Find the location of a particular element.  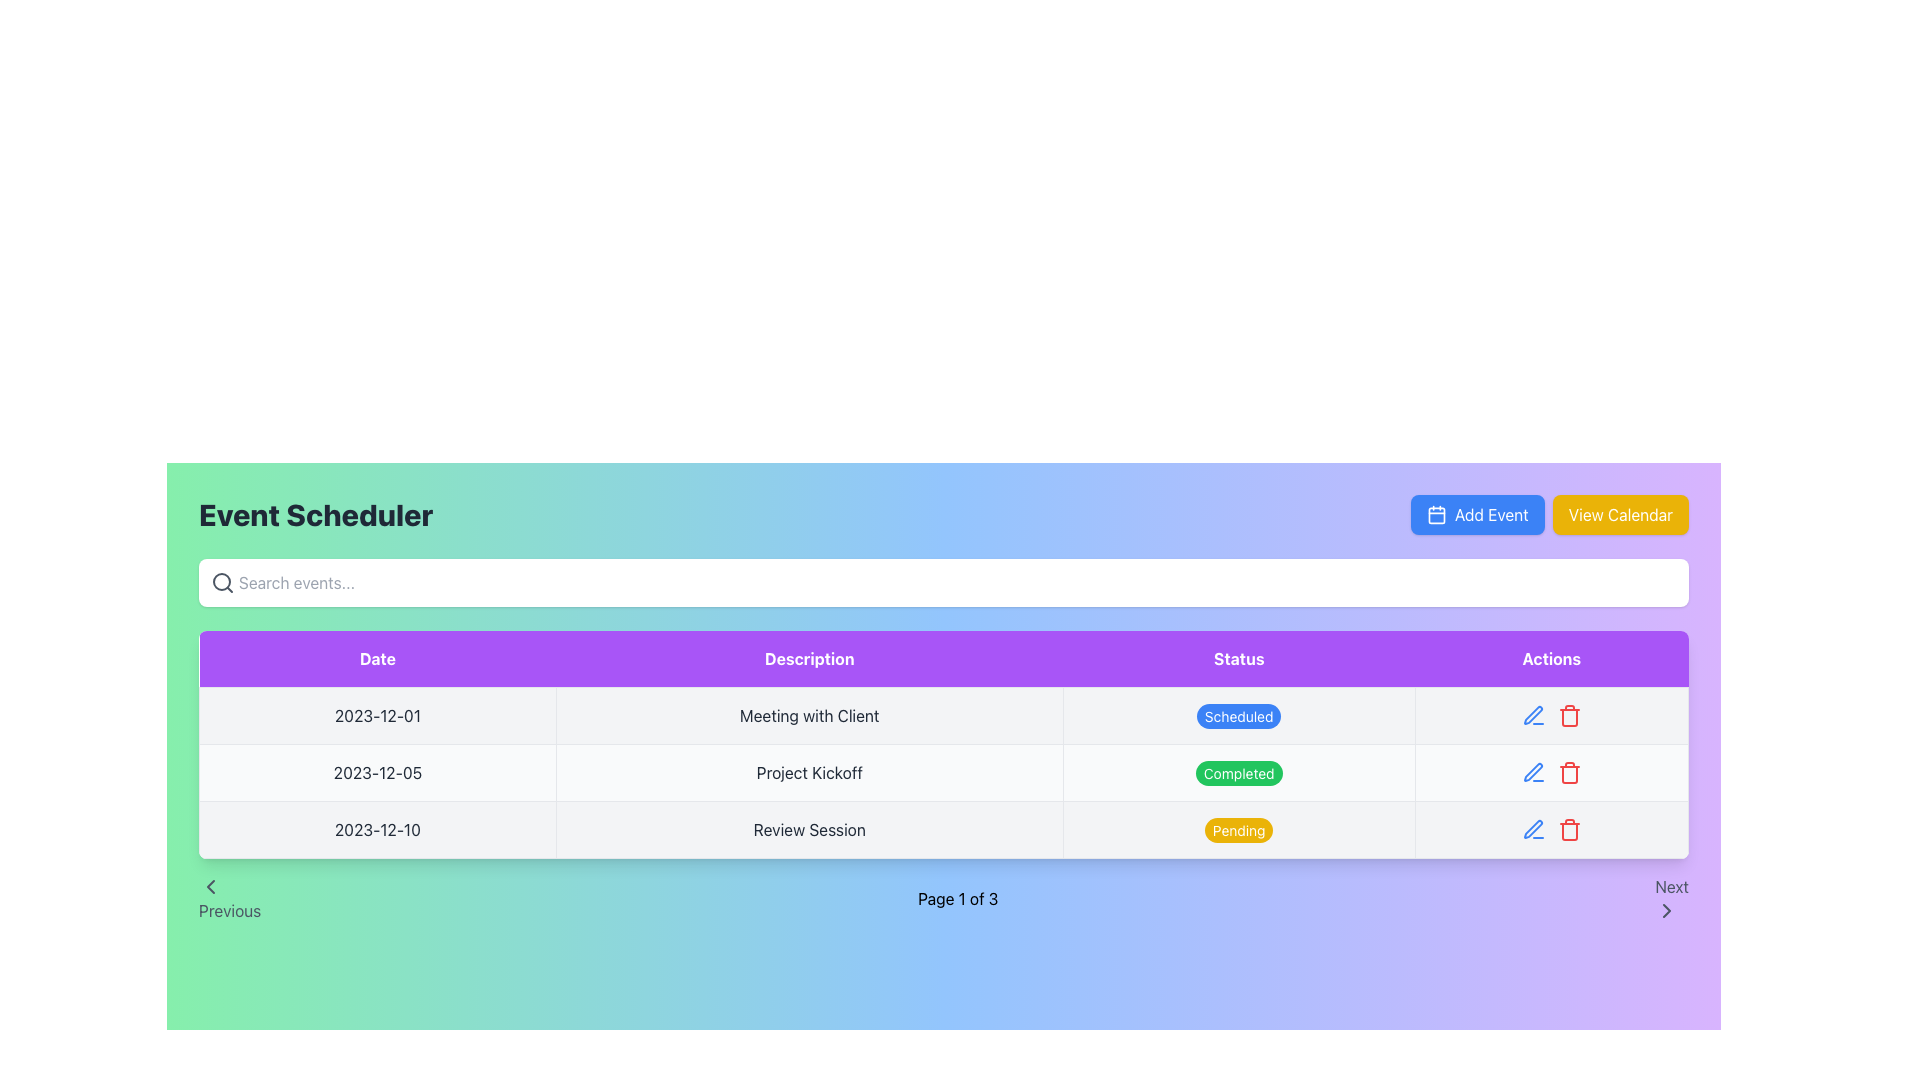

the text label containing 'Project Kickoff' in the second row under the 'Description' column of the table is located at coordinates (809, 771).